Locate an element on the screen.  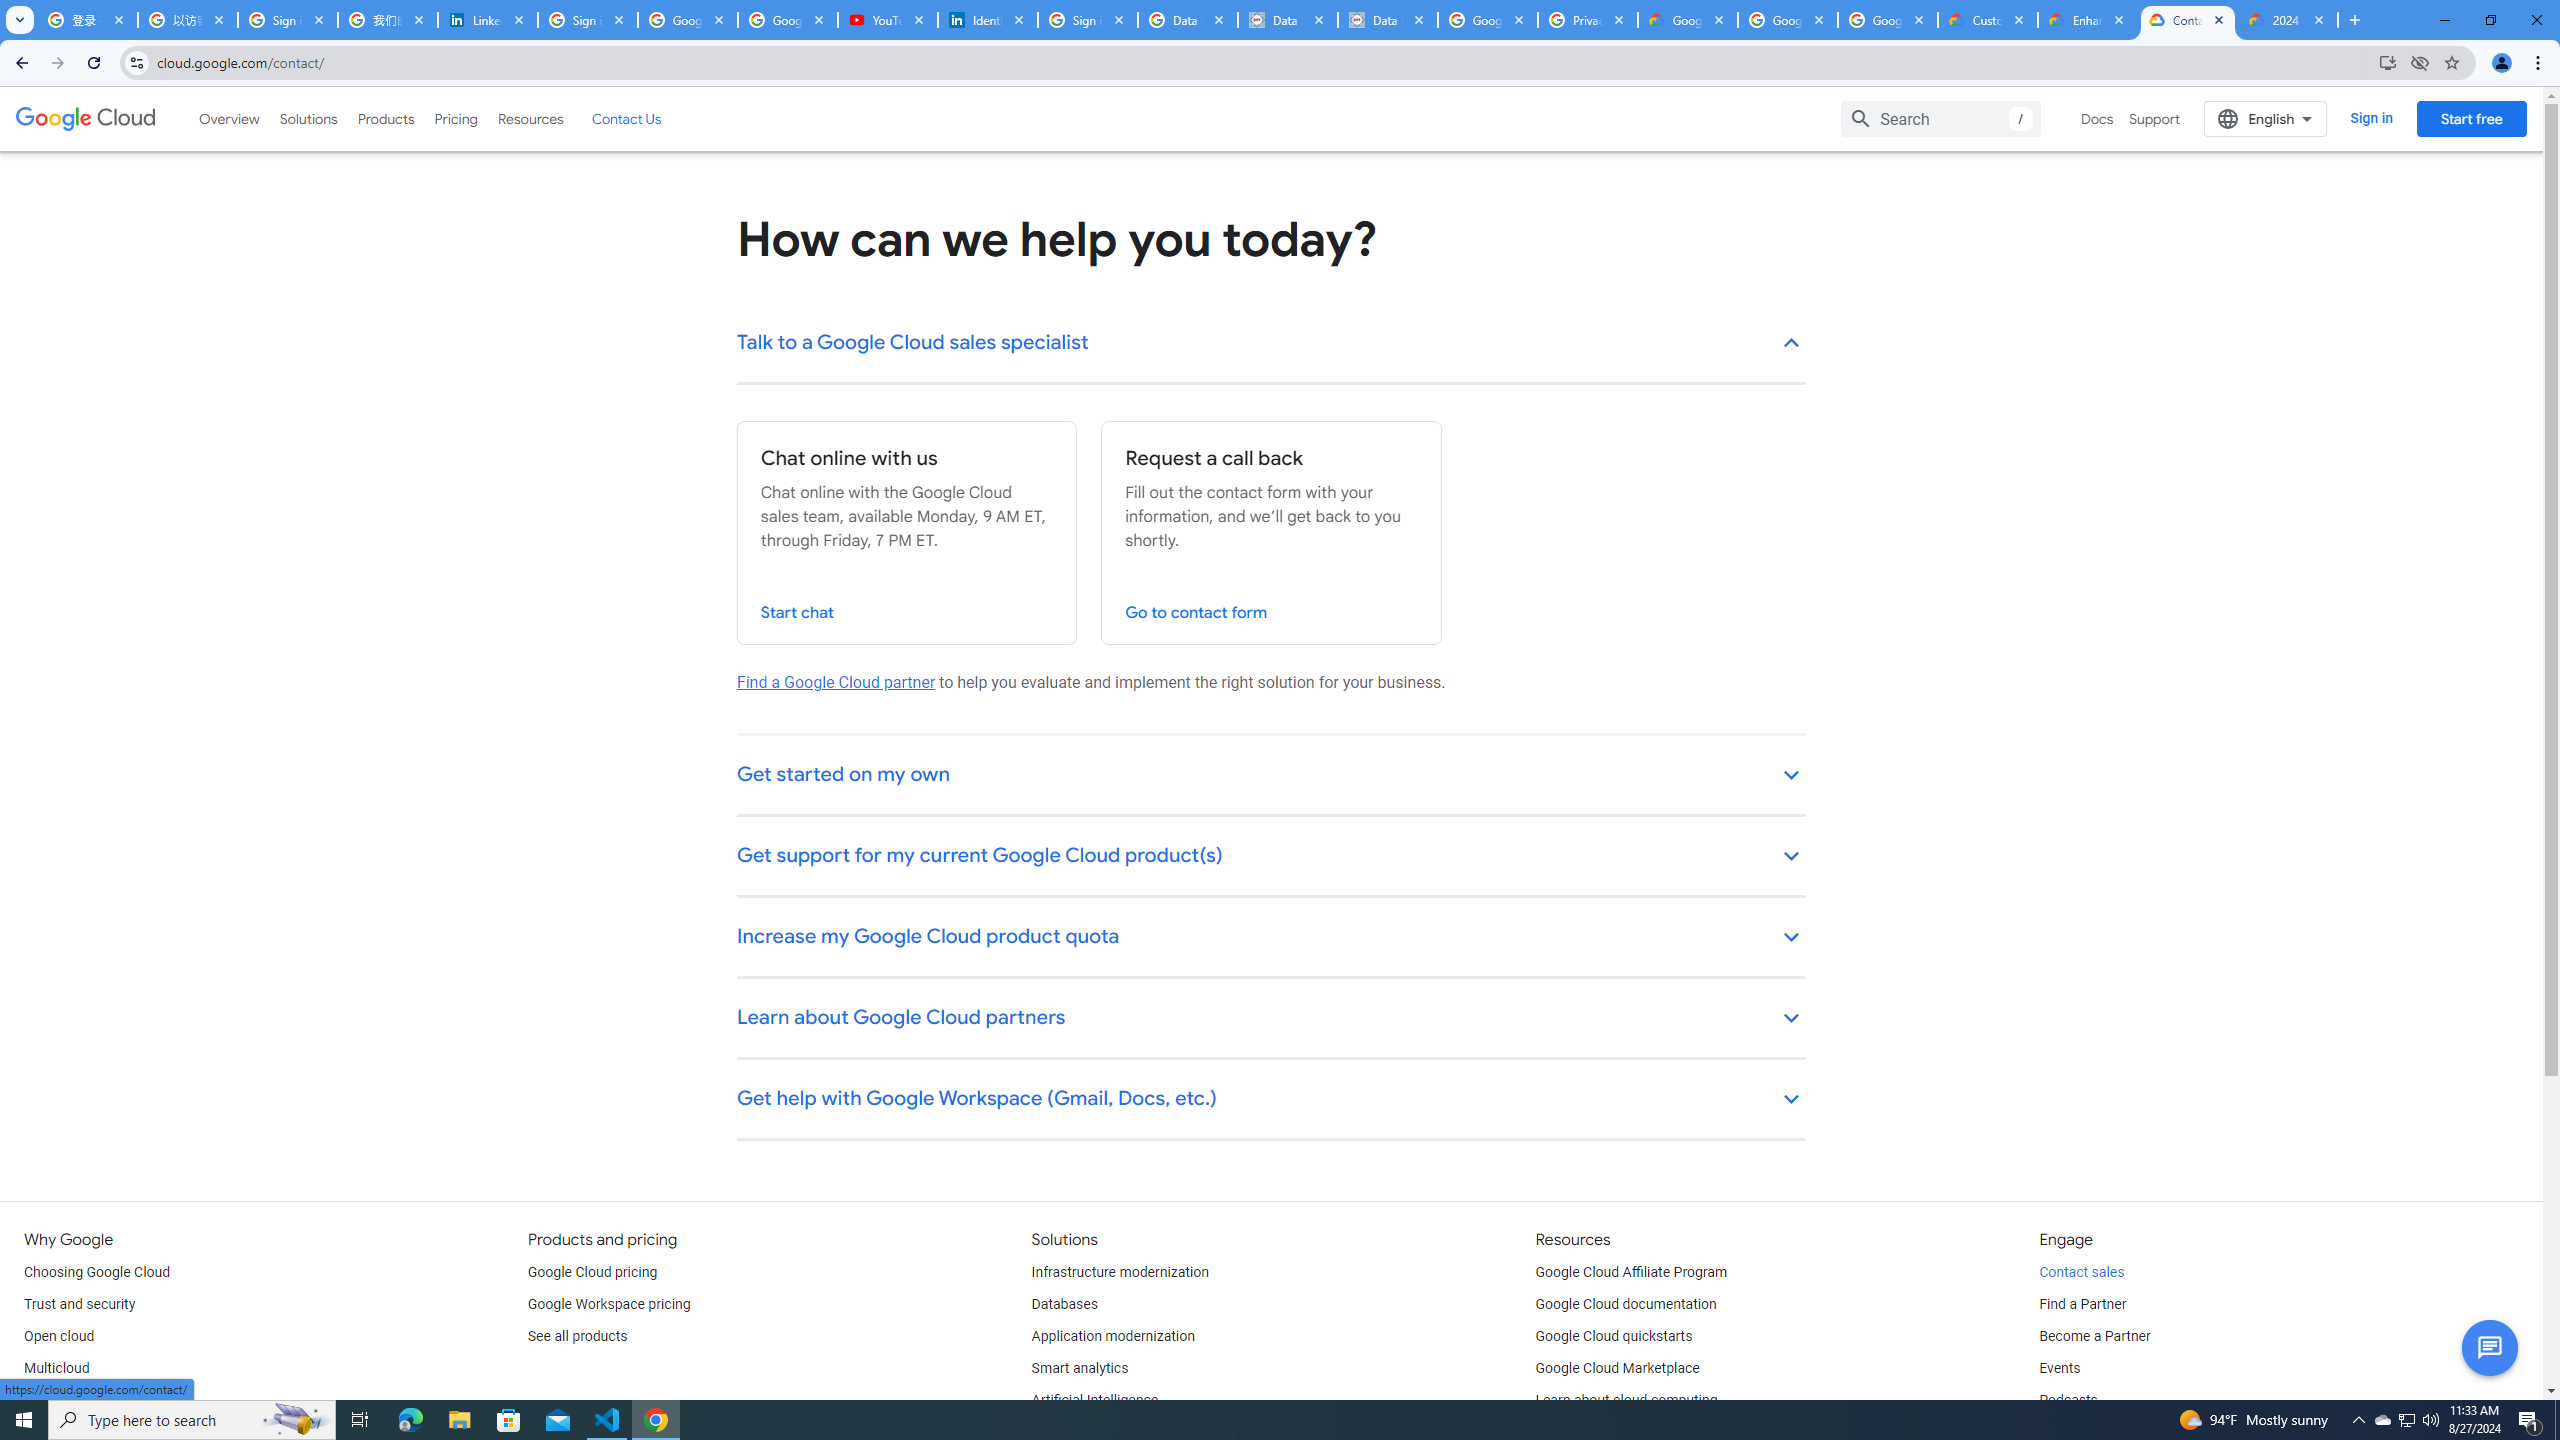
'Enhanced Support | Google Cloud' is located at coordinates (2087, 19).